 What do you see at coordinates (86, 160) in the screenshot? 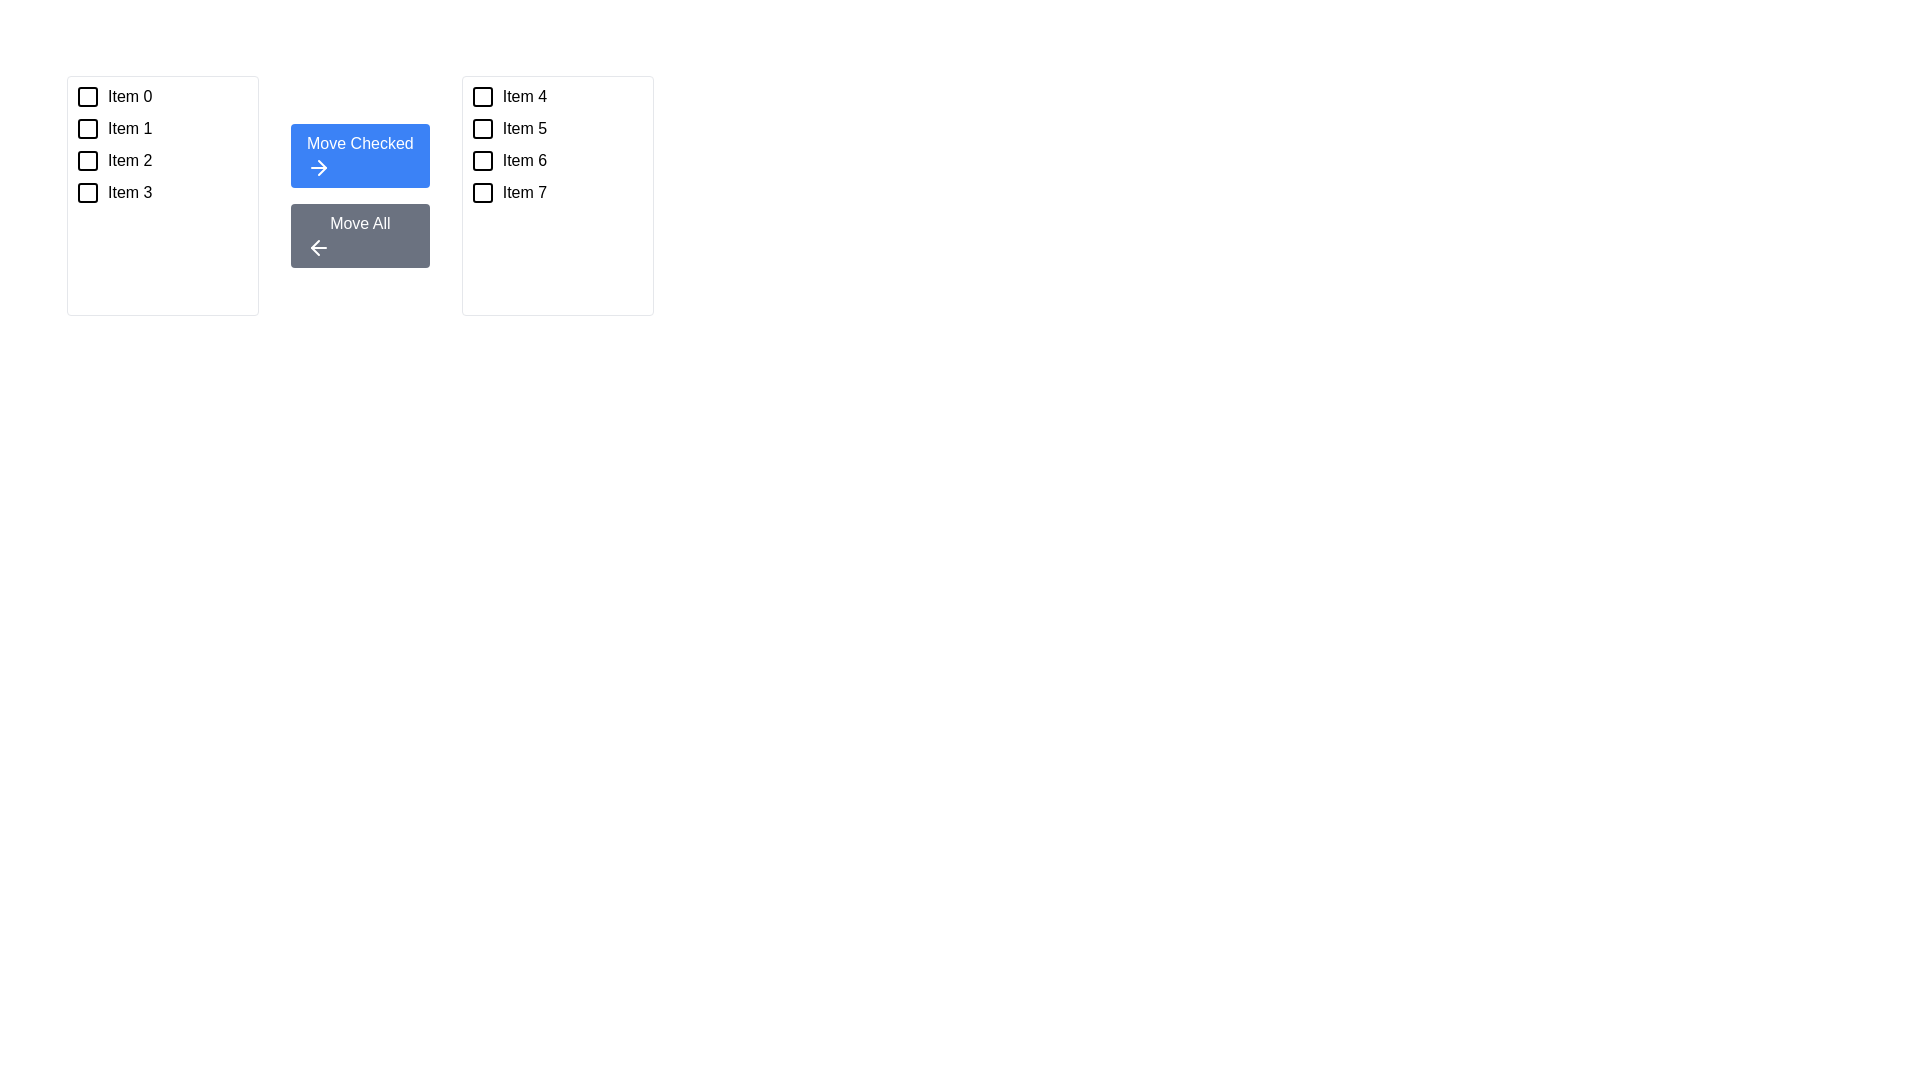
I see `the inner part of the checkbox located to the left of the text 'Item 2'` at bounding box center [86, 160].